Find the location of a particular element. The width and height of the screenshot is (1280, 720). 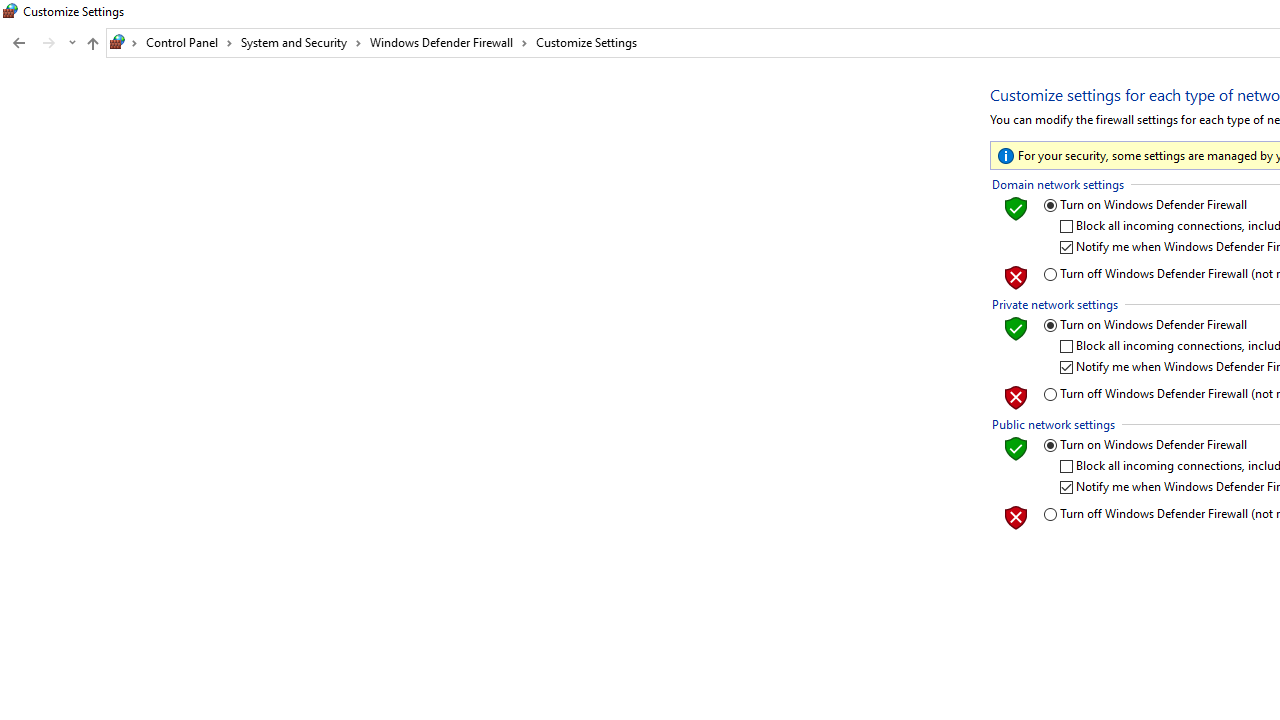

'Windows Defender Firewall' is located at coordinates (448, 42).